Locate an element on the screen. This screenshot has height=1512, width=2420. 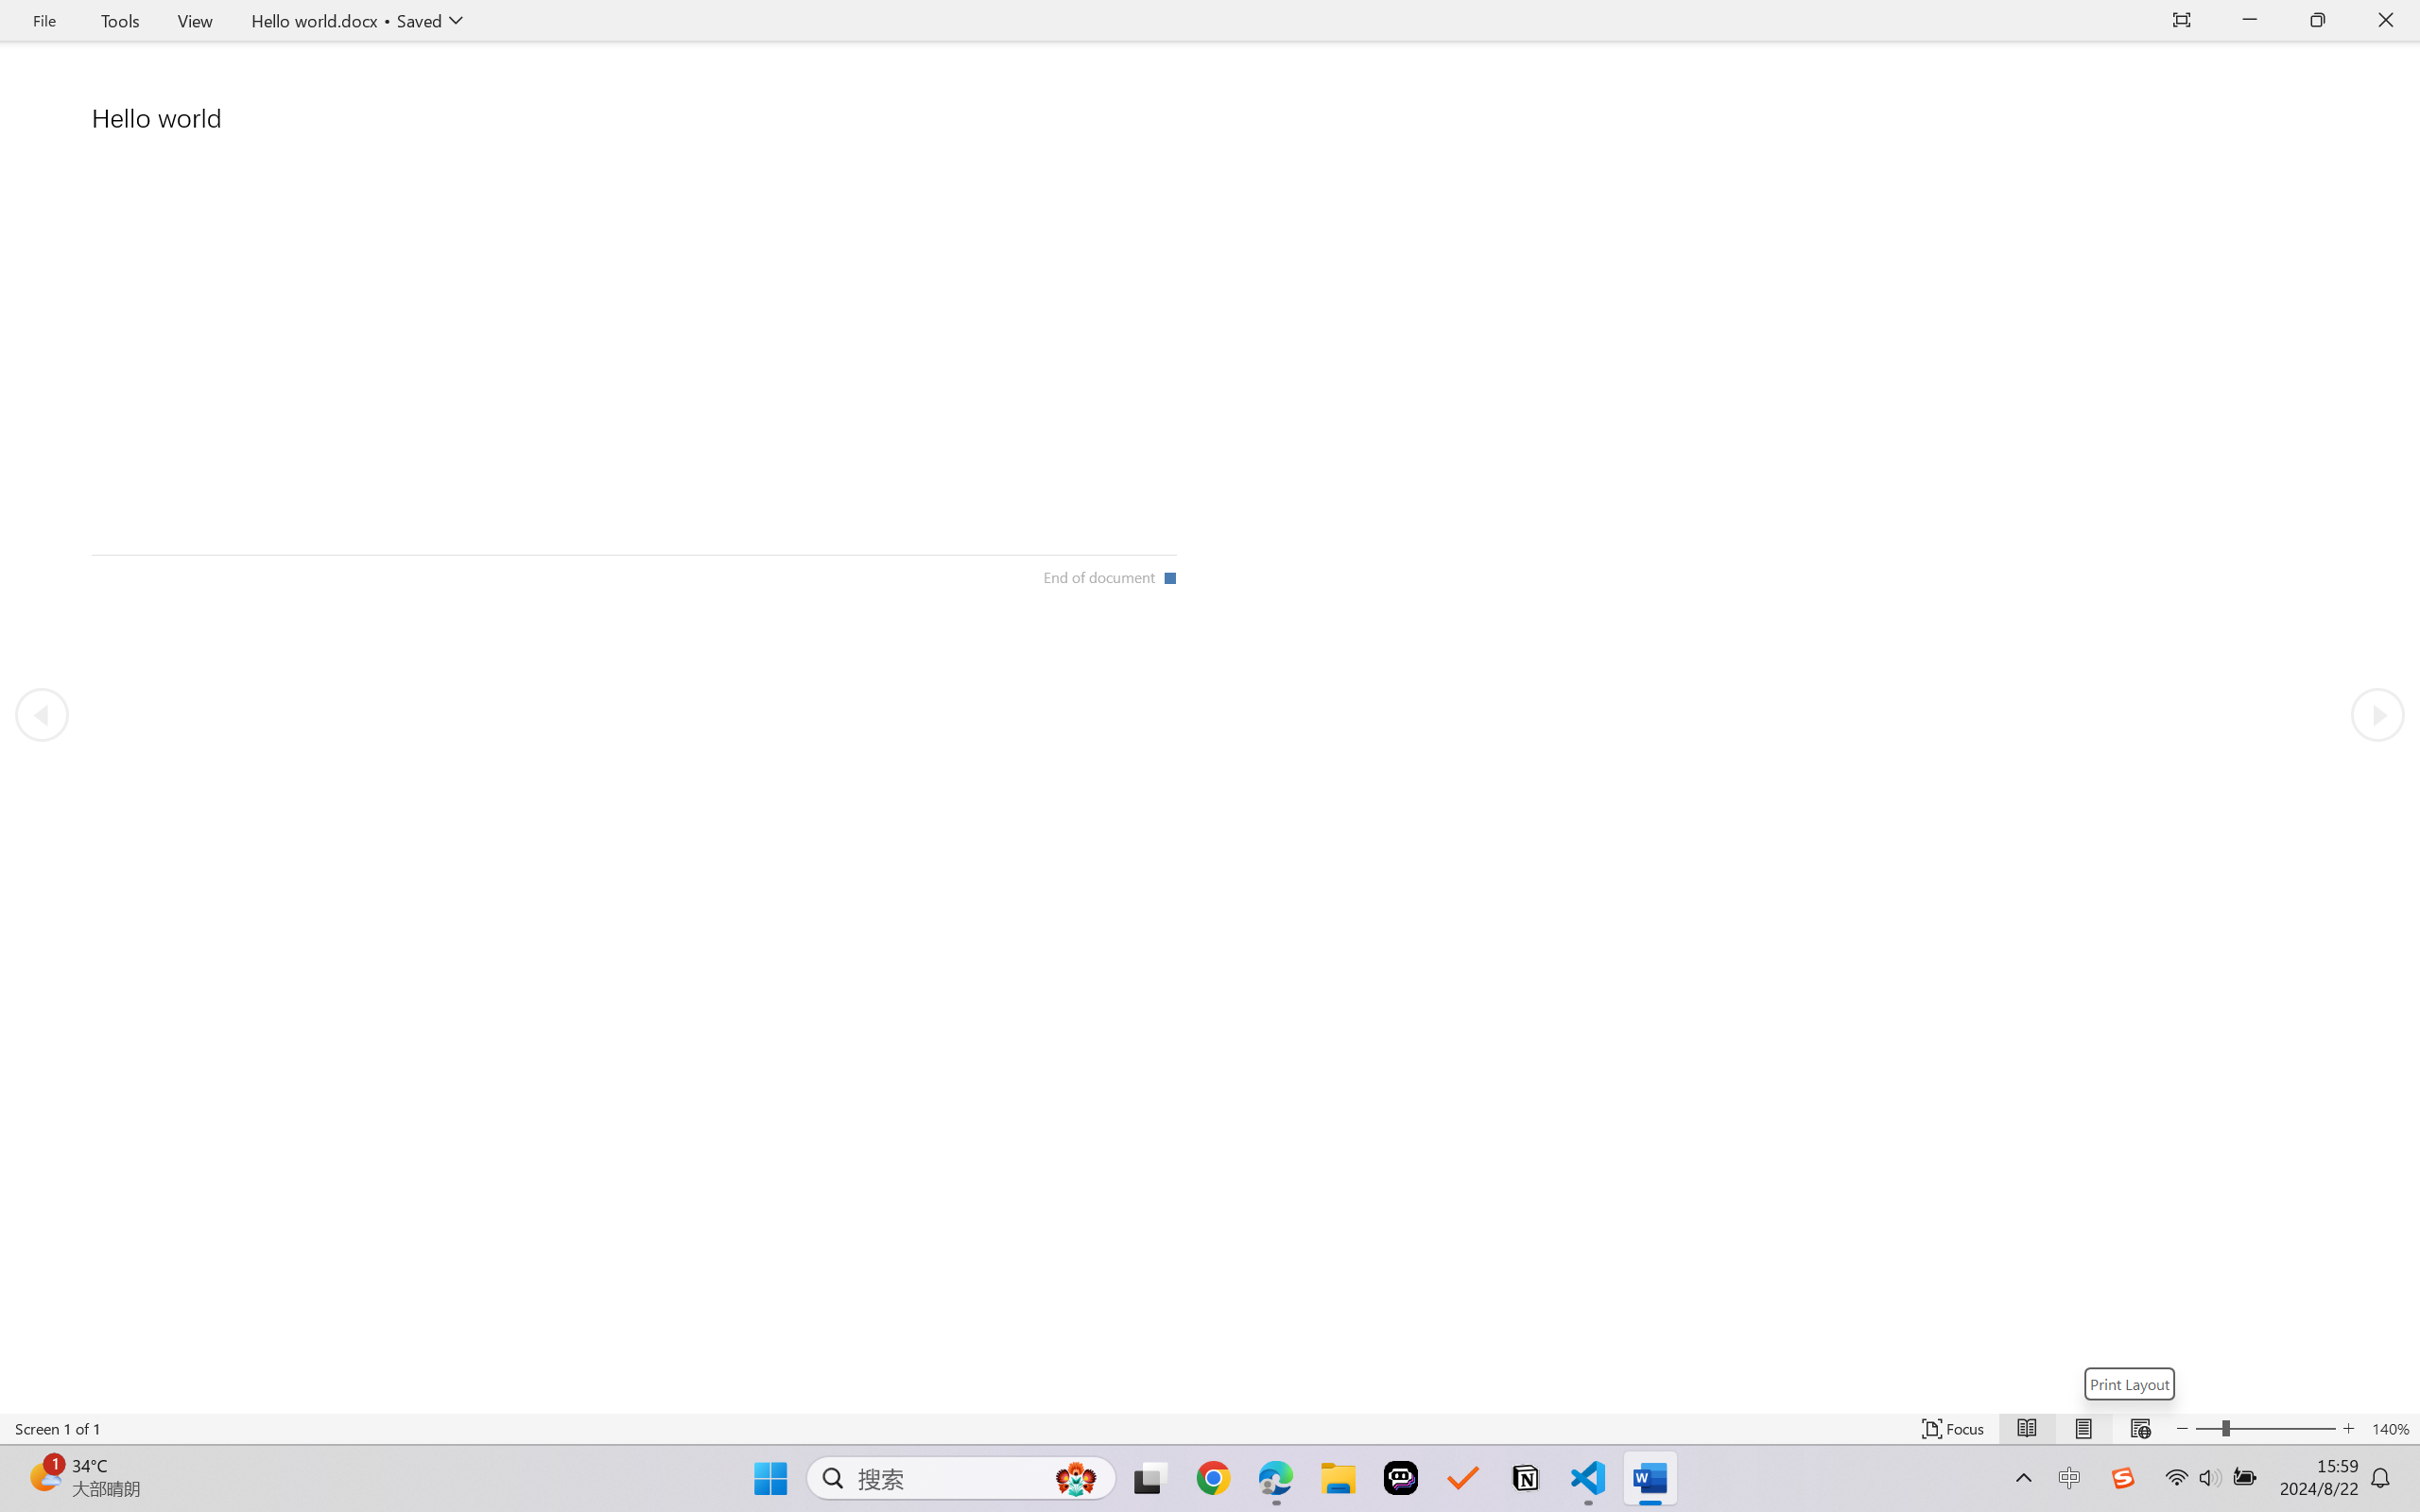
'File Tab' is located at coordinates (43, 20).